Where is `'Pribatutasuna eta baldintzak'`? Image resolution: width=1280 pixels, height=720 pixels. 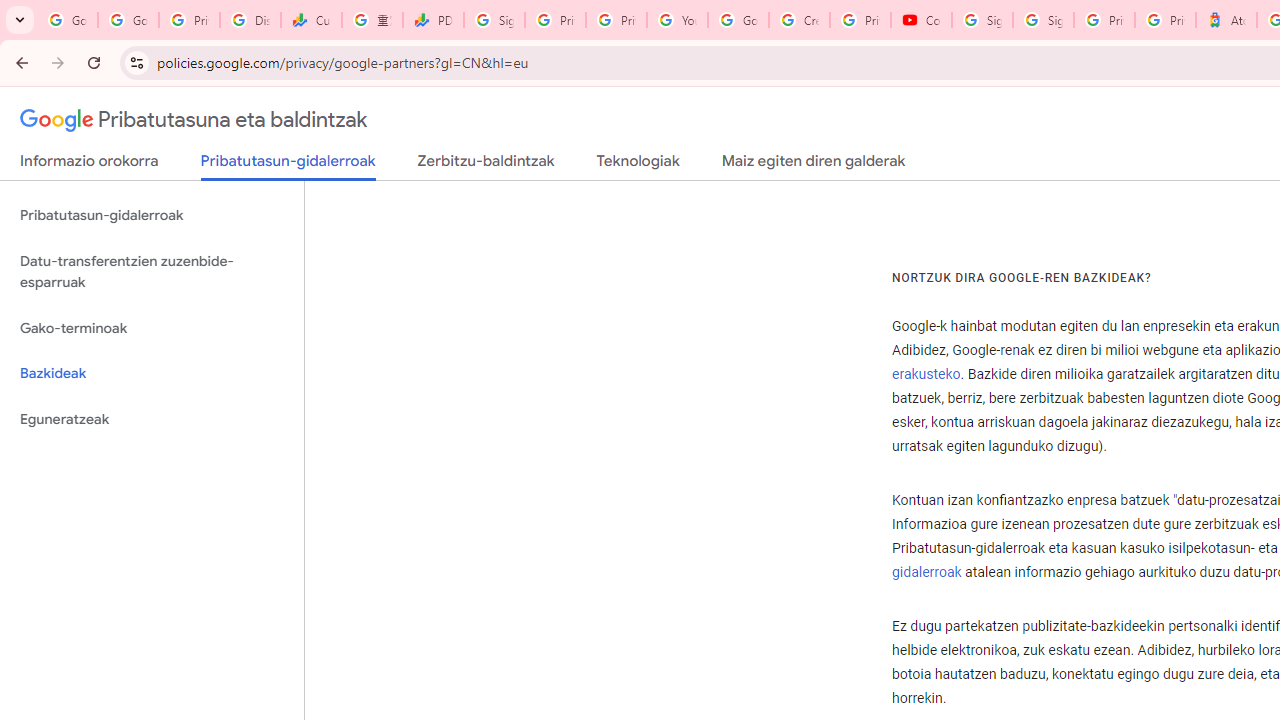
'Pribatutasuna eta baldintzak' is located at coordinates (194, 120).